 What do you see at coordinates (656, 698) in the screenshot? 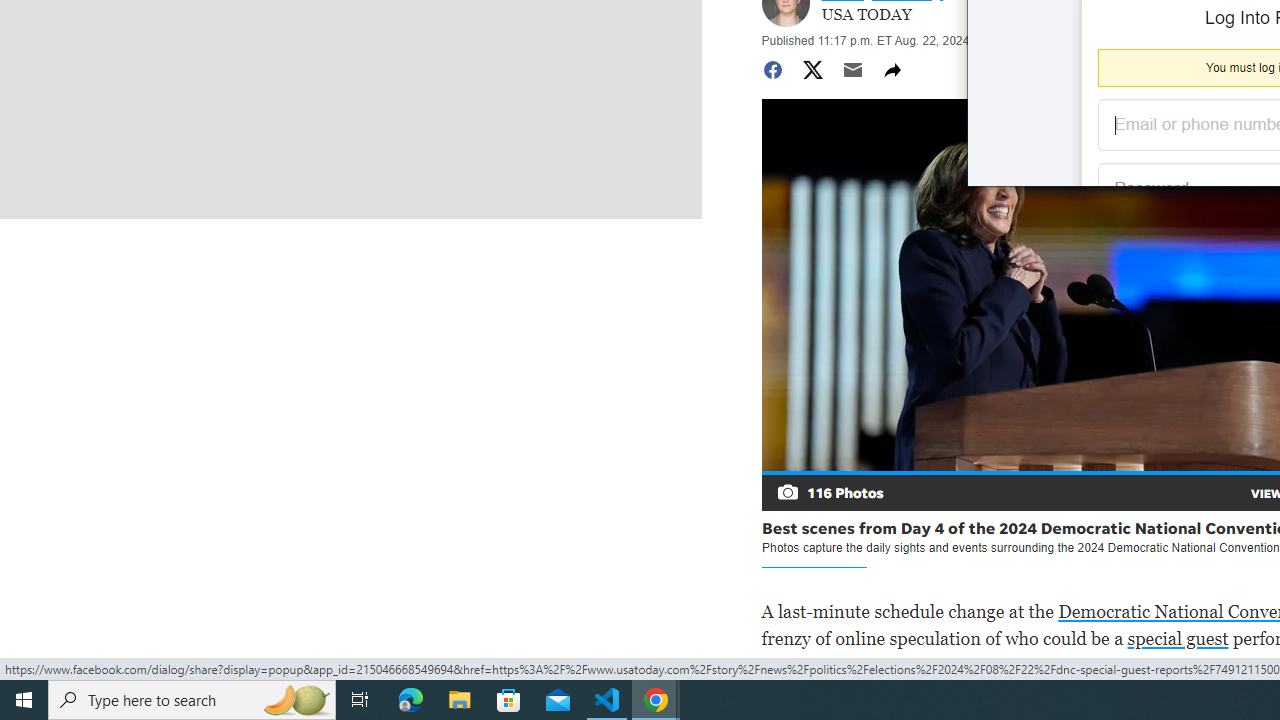
I see `'Google Chrome - 2 running windows'` at bounding box center [656, 698].